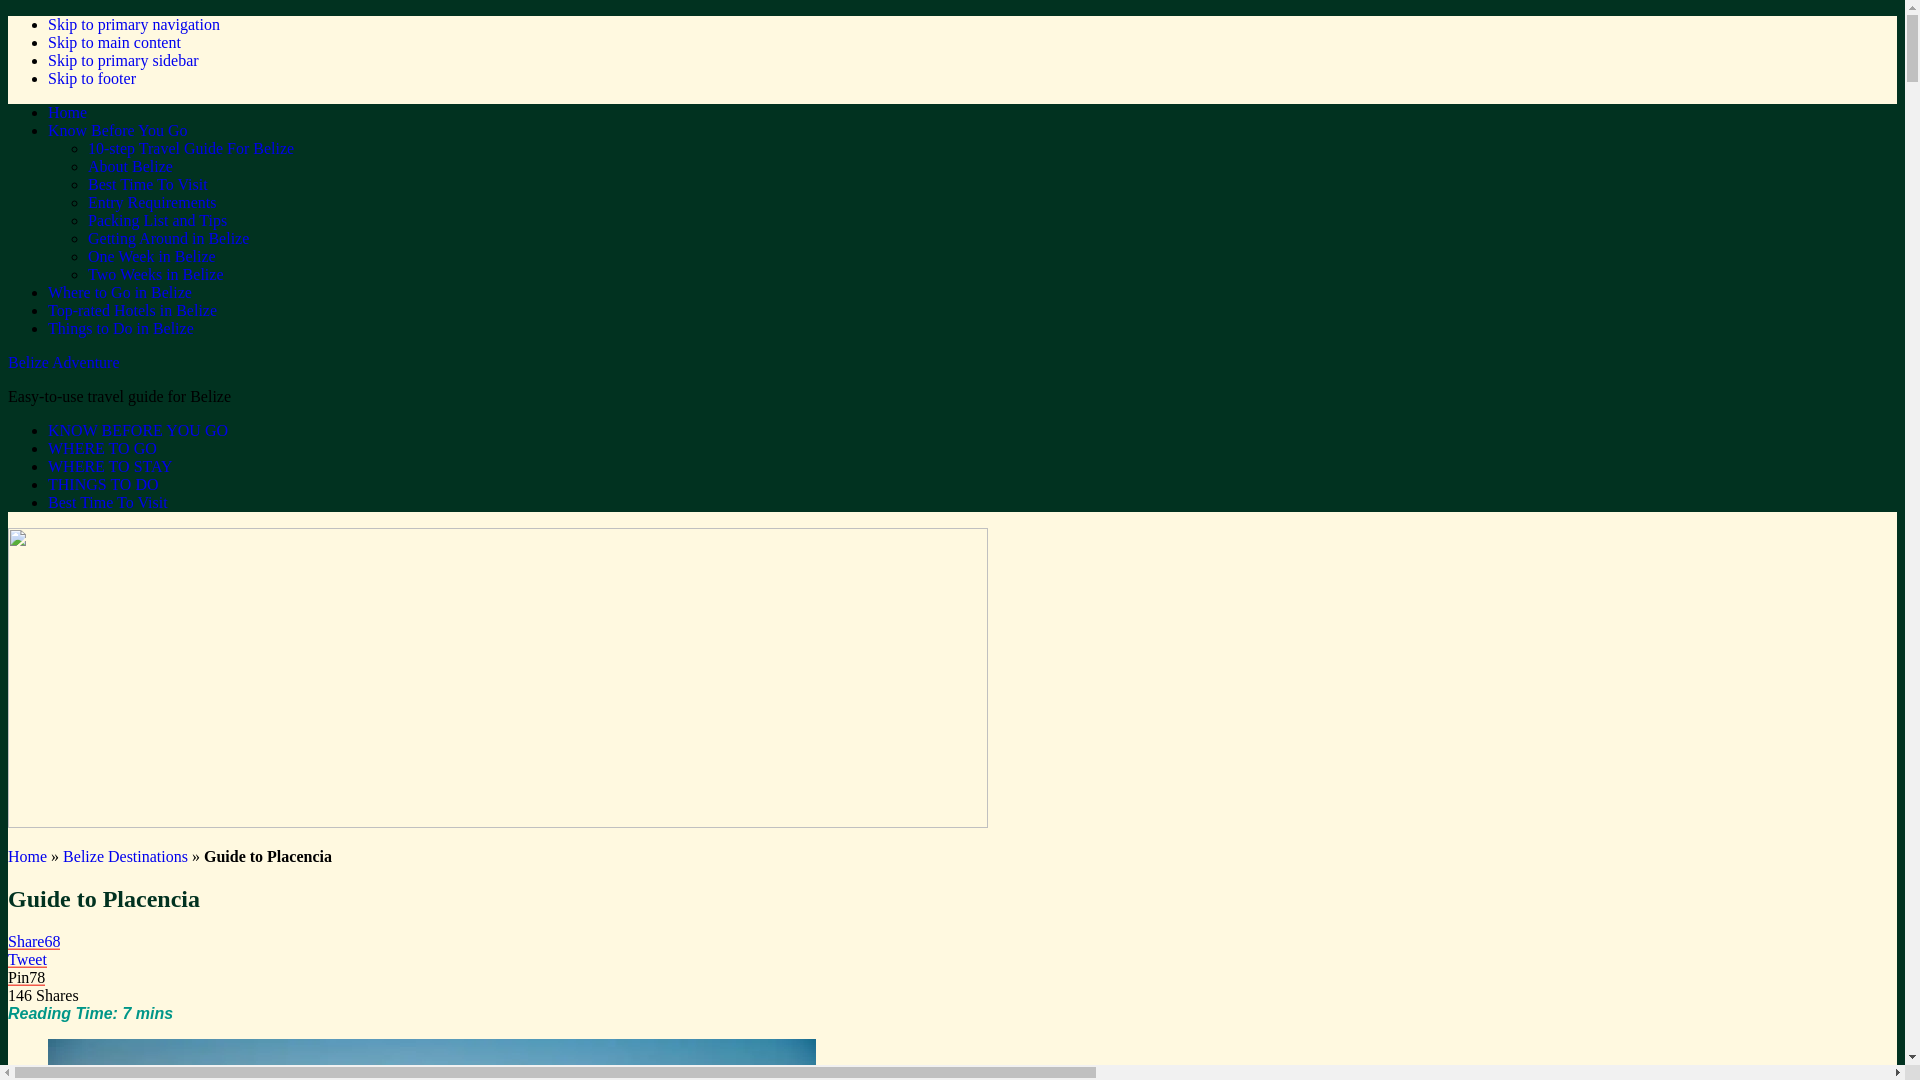  I want to click on 'Belize Adventure', so click(63, 362).